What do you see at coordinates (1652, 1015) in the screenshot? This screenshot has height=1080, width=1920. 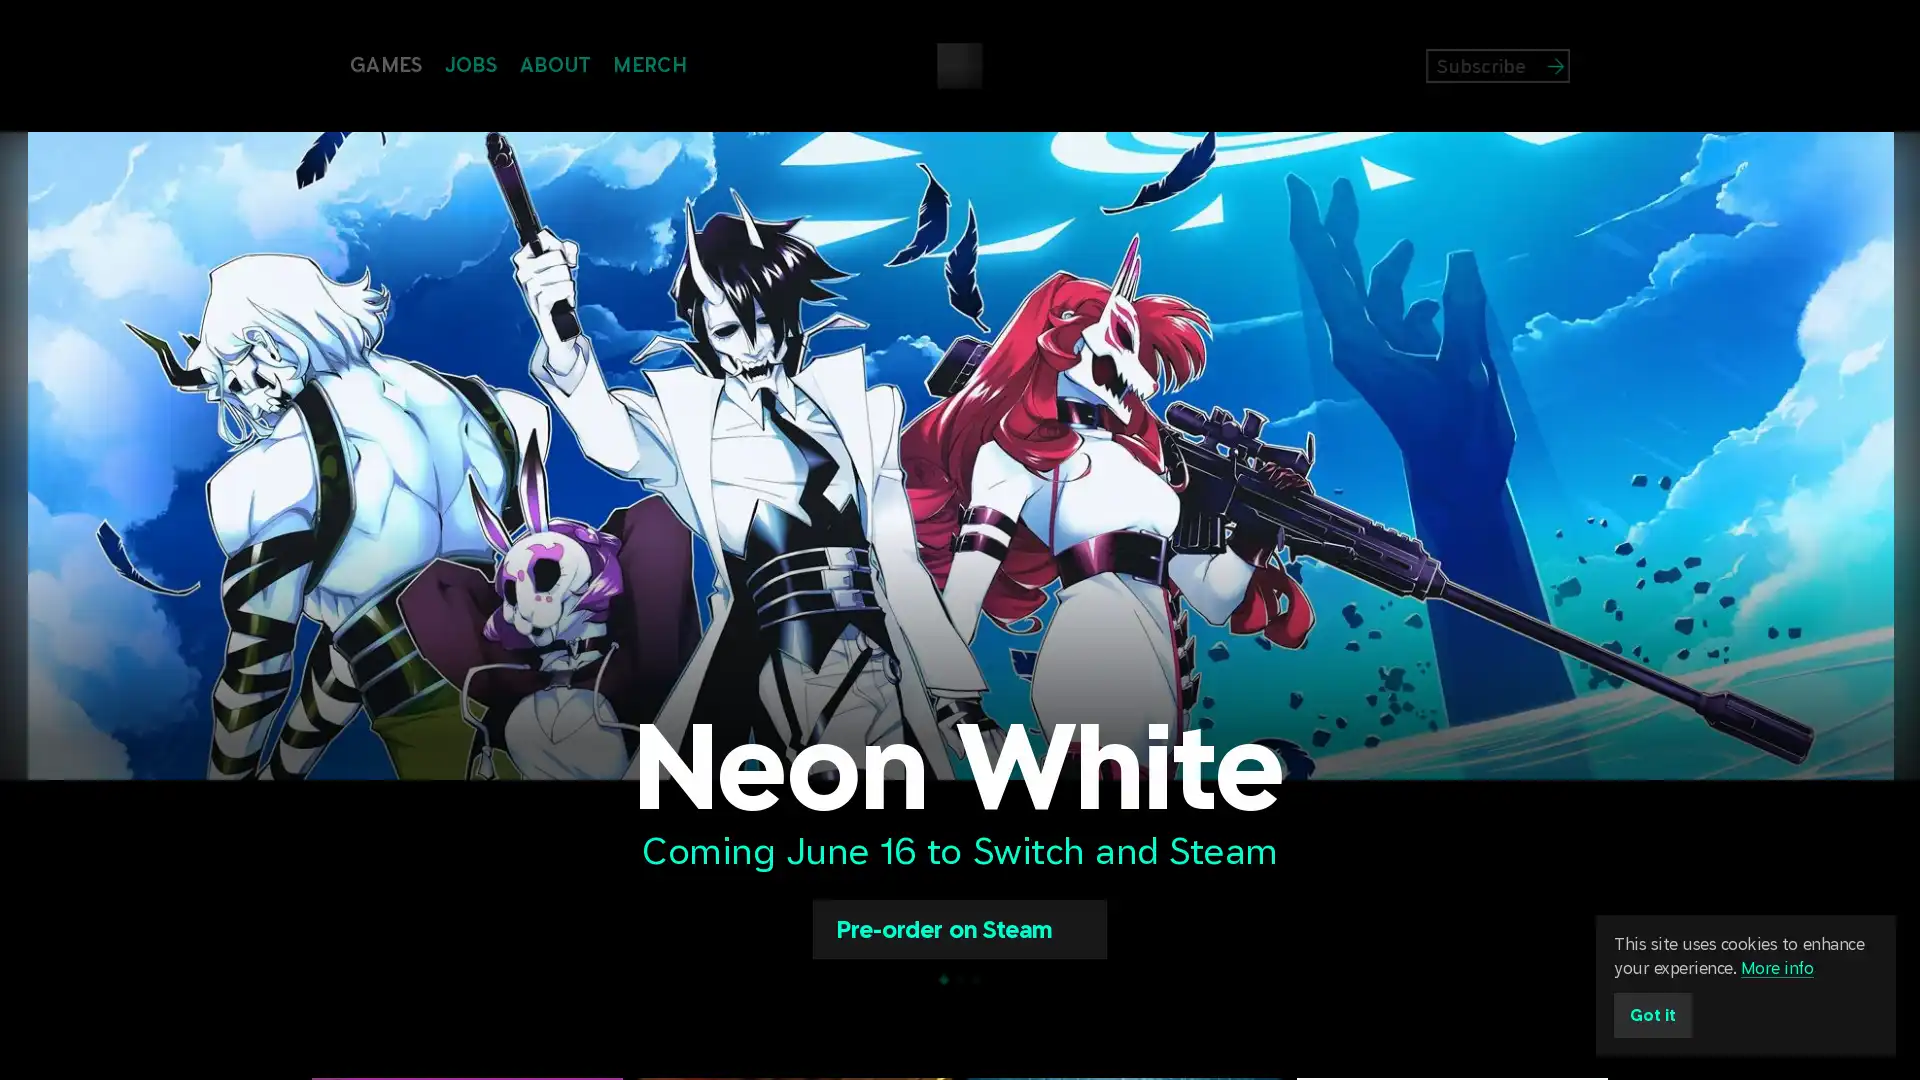 I see `Got it` at bounding box center [1652, 1015].